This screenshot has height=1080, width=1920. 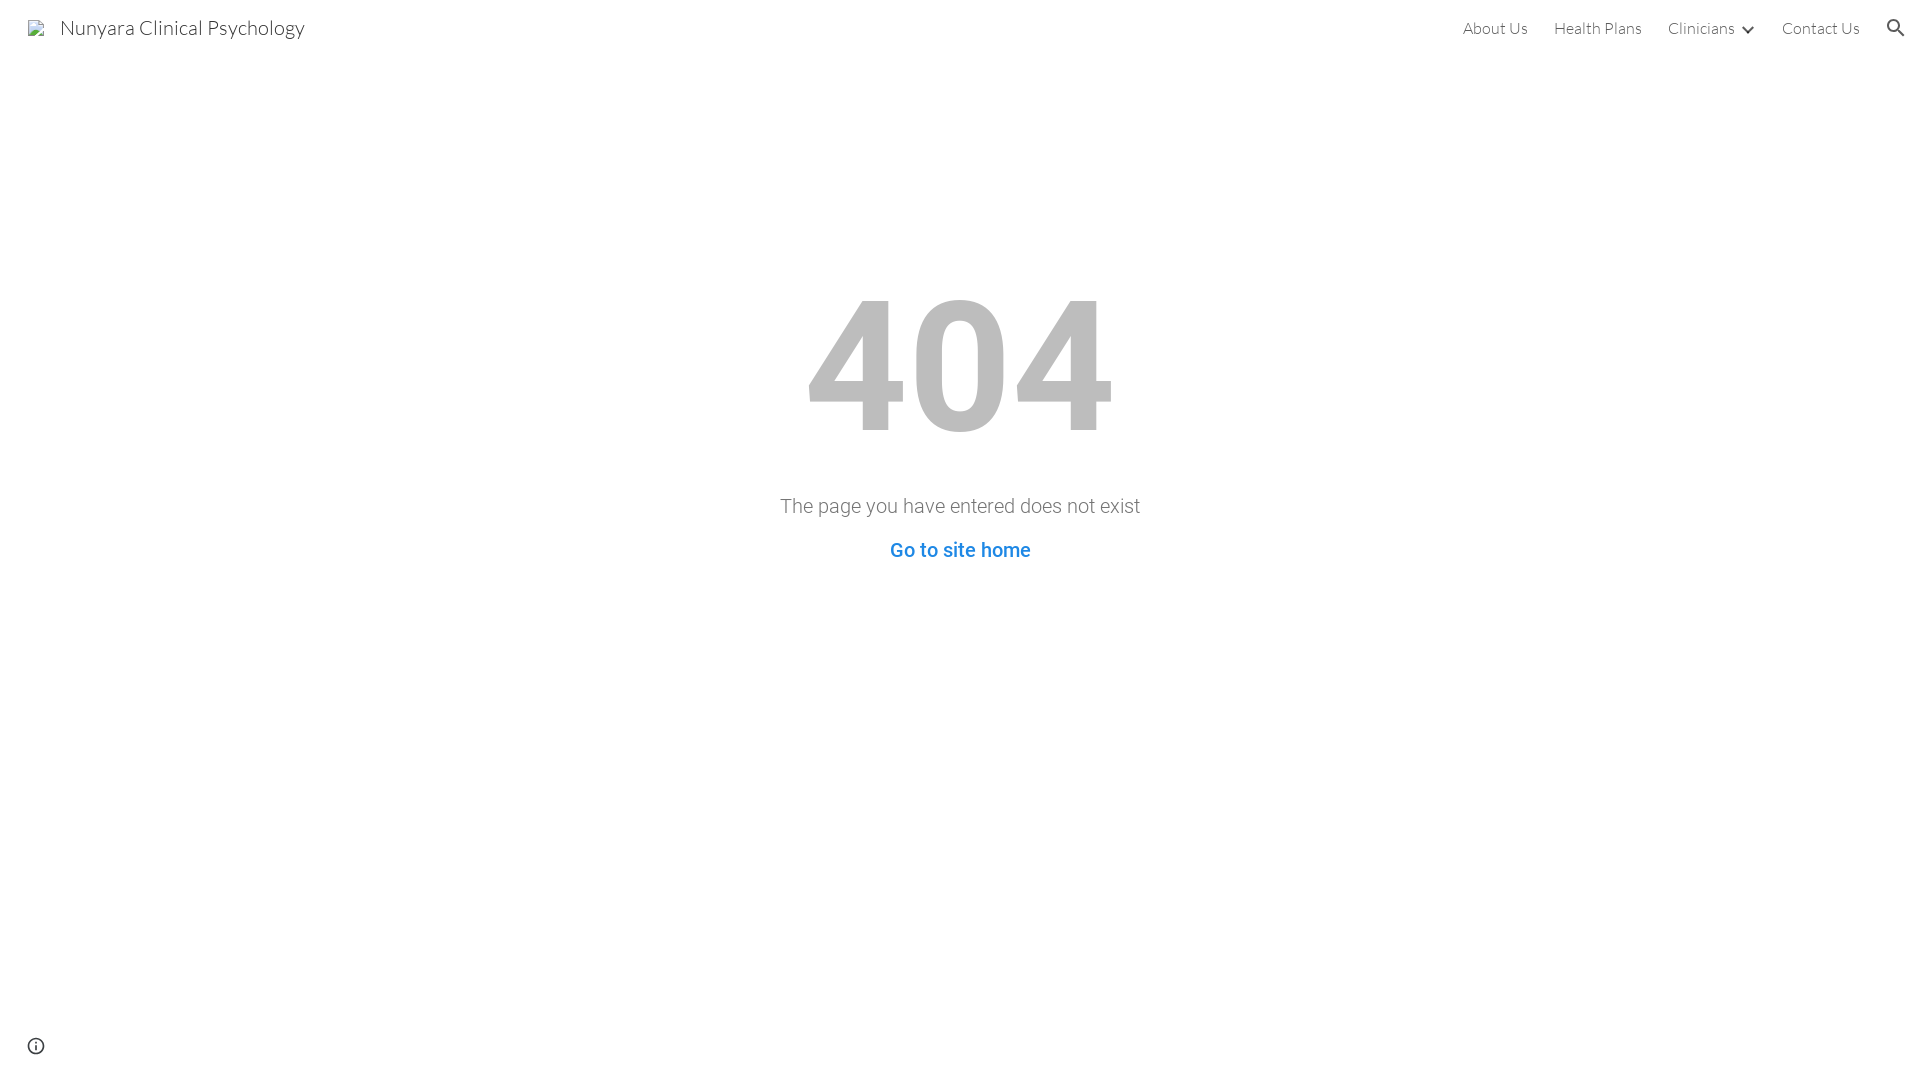 What do you see at coordinates (1746, 27) in the screenshot?
I see `'Expand/Collapse'` at bounding box center [1746, 27].